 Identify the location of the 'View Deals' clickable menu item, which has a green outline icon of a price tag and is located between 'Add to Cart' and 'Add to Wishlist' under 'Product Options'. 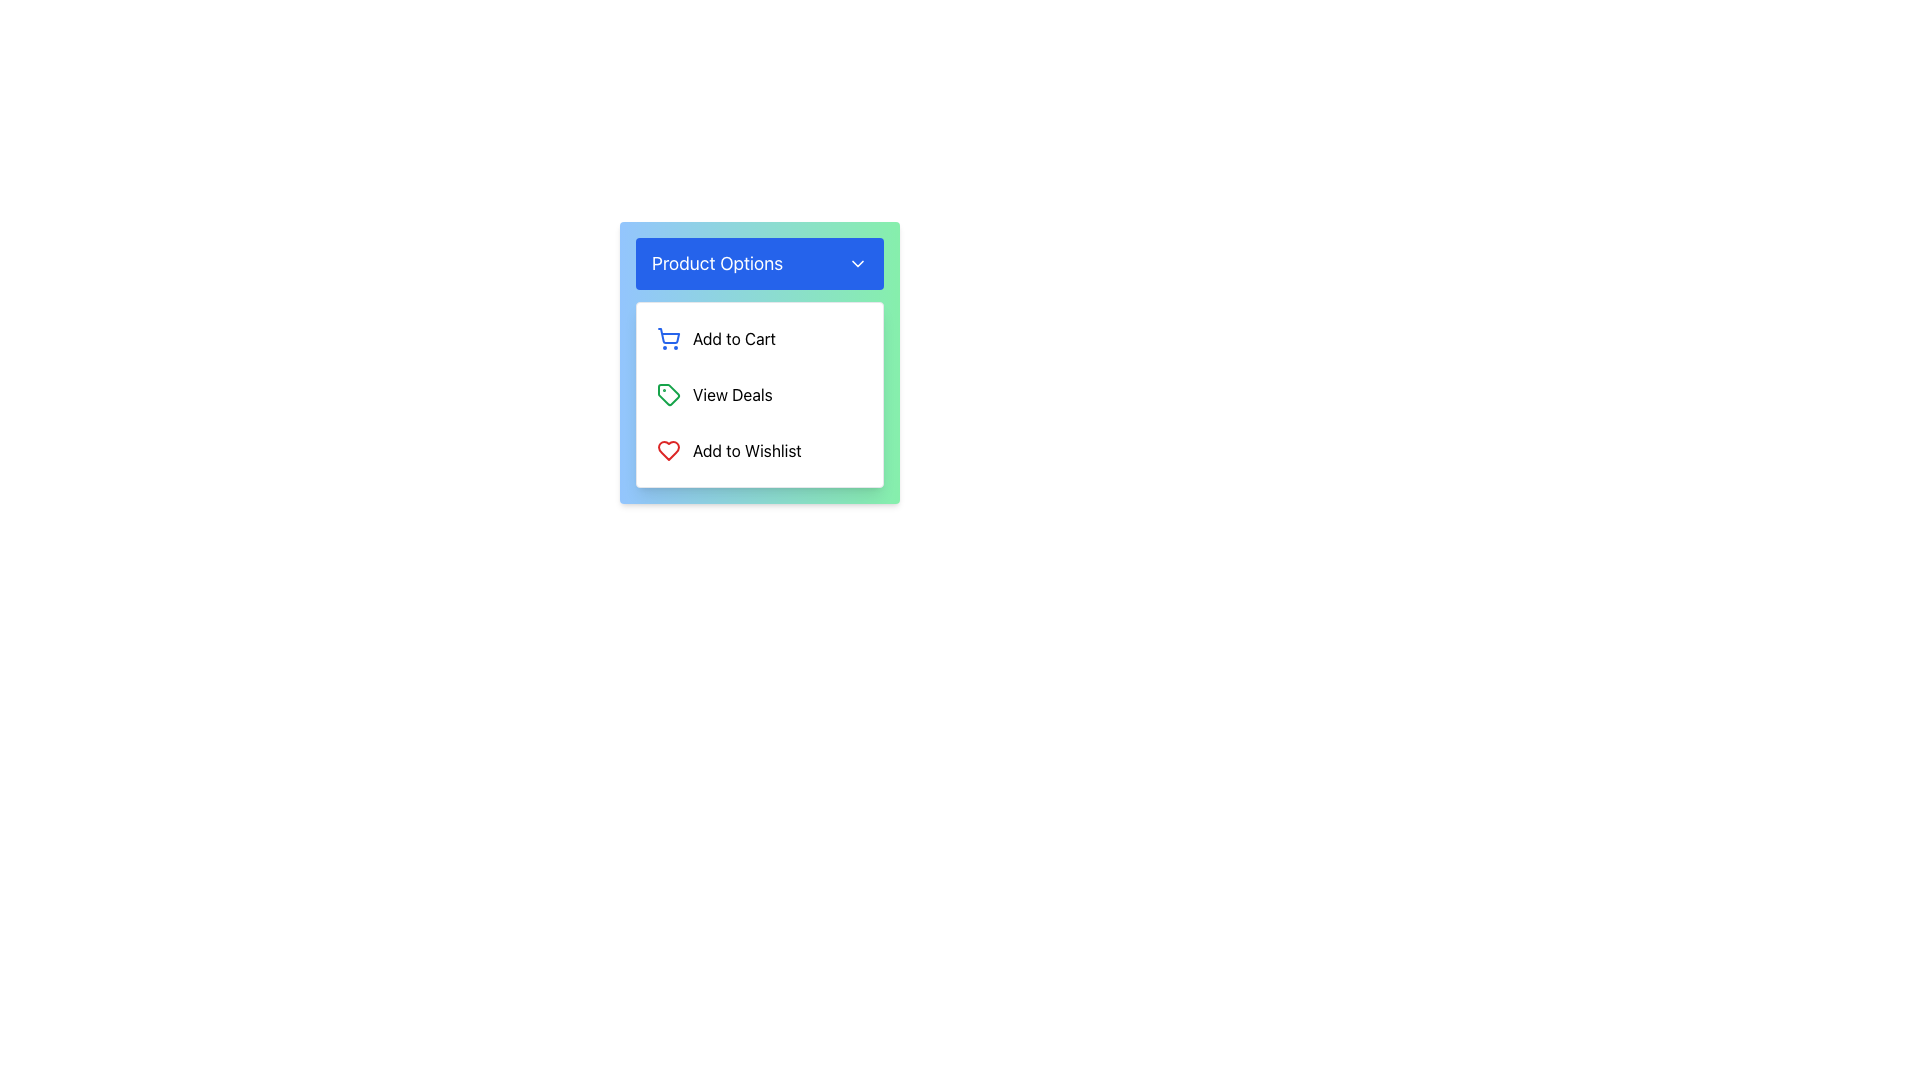
(758, 394).